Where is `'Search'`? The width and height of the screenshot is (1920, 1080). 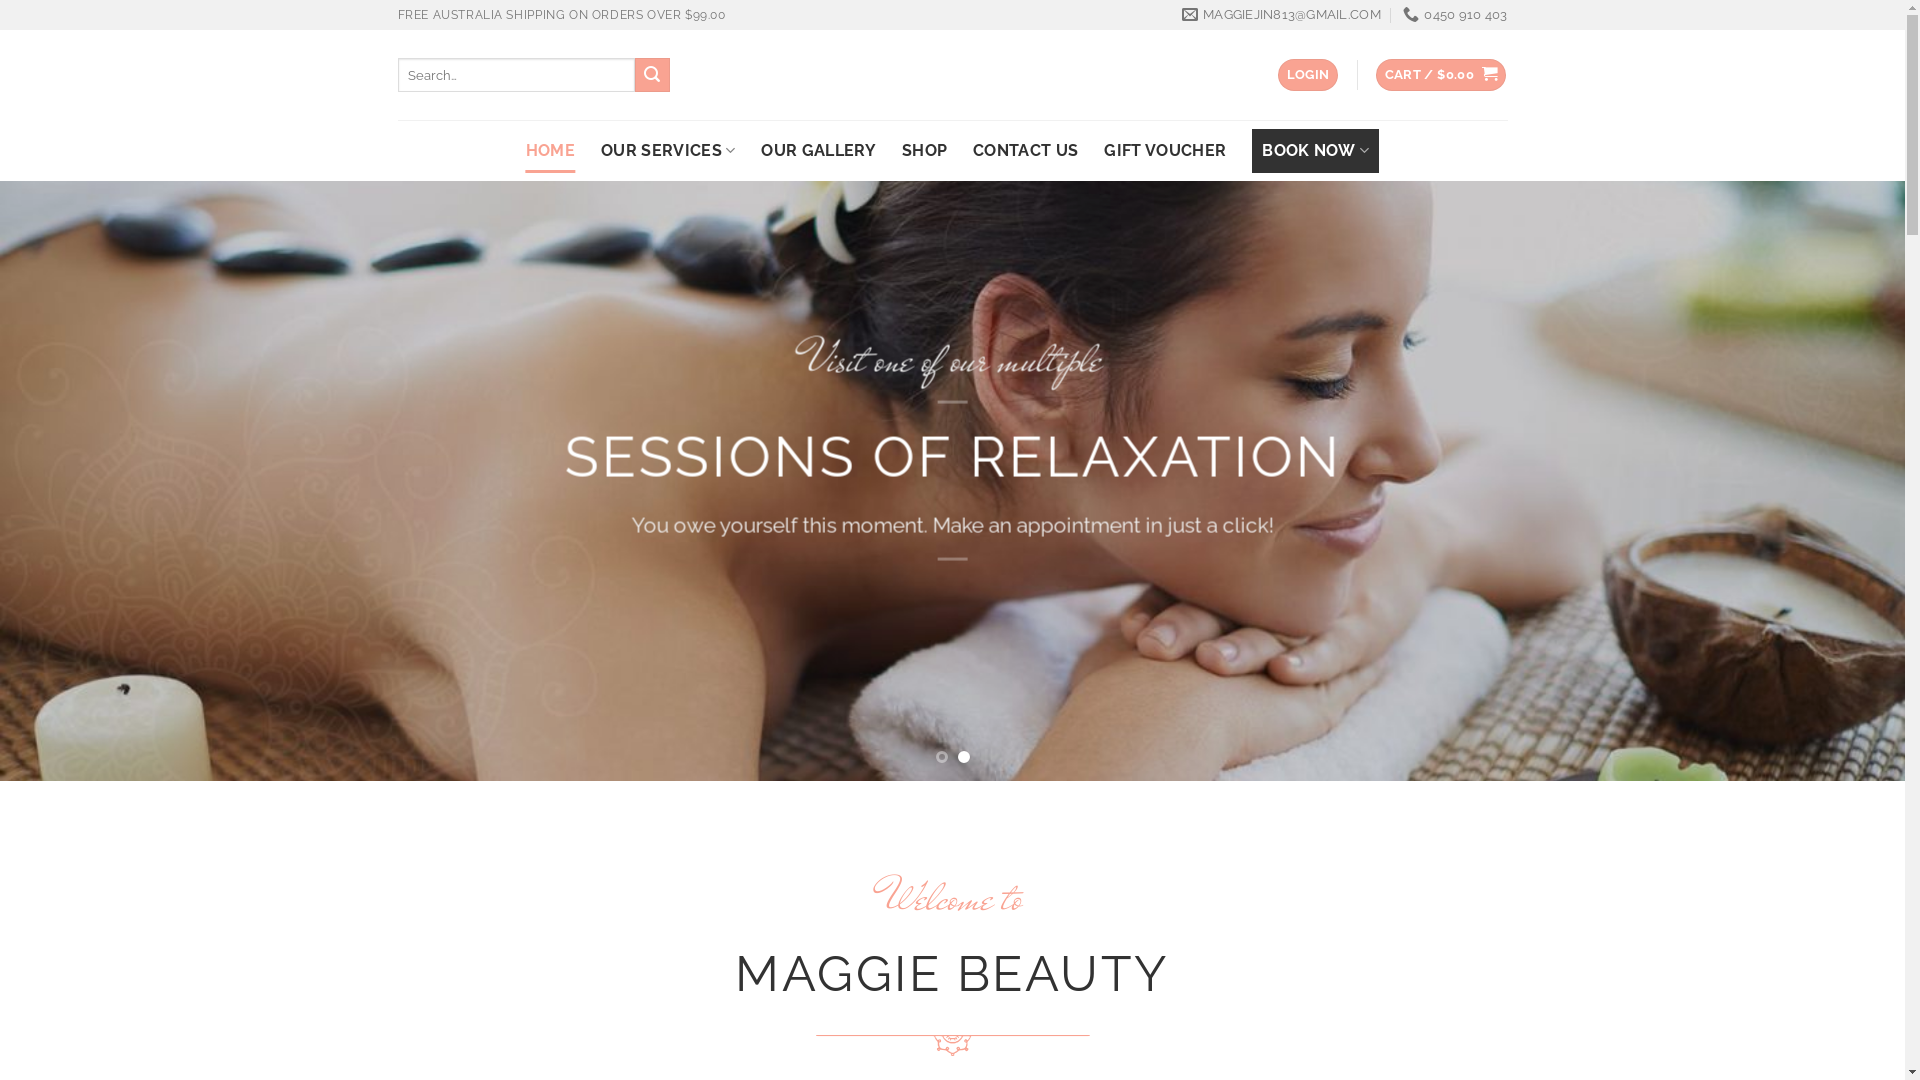
'Search' is located at coordinates (652, 73).